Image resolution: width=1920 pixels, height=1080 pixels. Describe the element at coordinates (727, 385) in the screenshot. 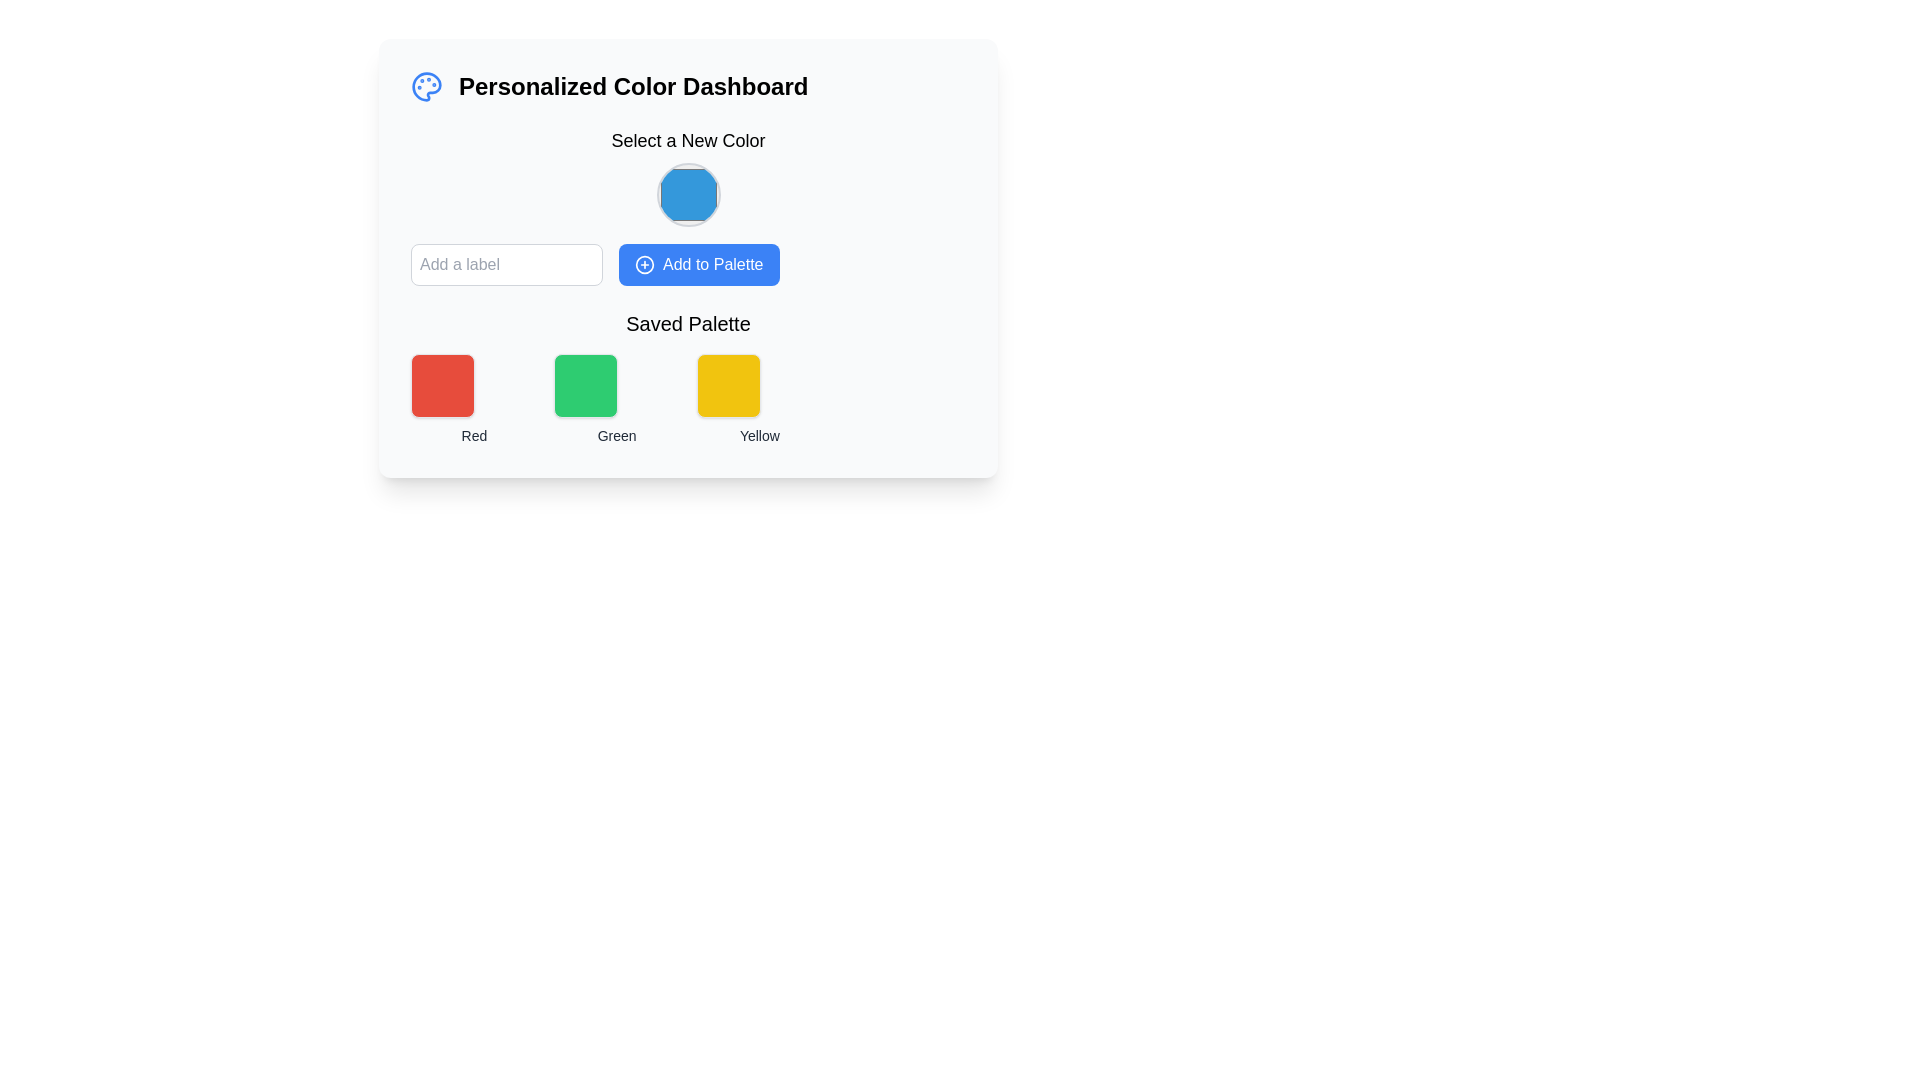

I see `the rightmost yellow selectable color button in the 'Saved Palette' section` at that location.